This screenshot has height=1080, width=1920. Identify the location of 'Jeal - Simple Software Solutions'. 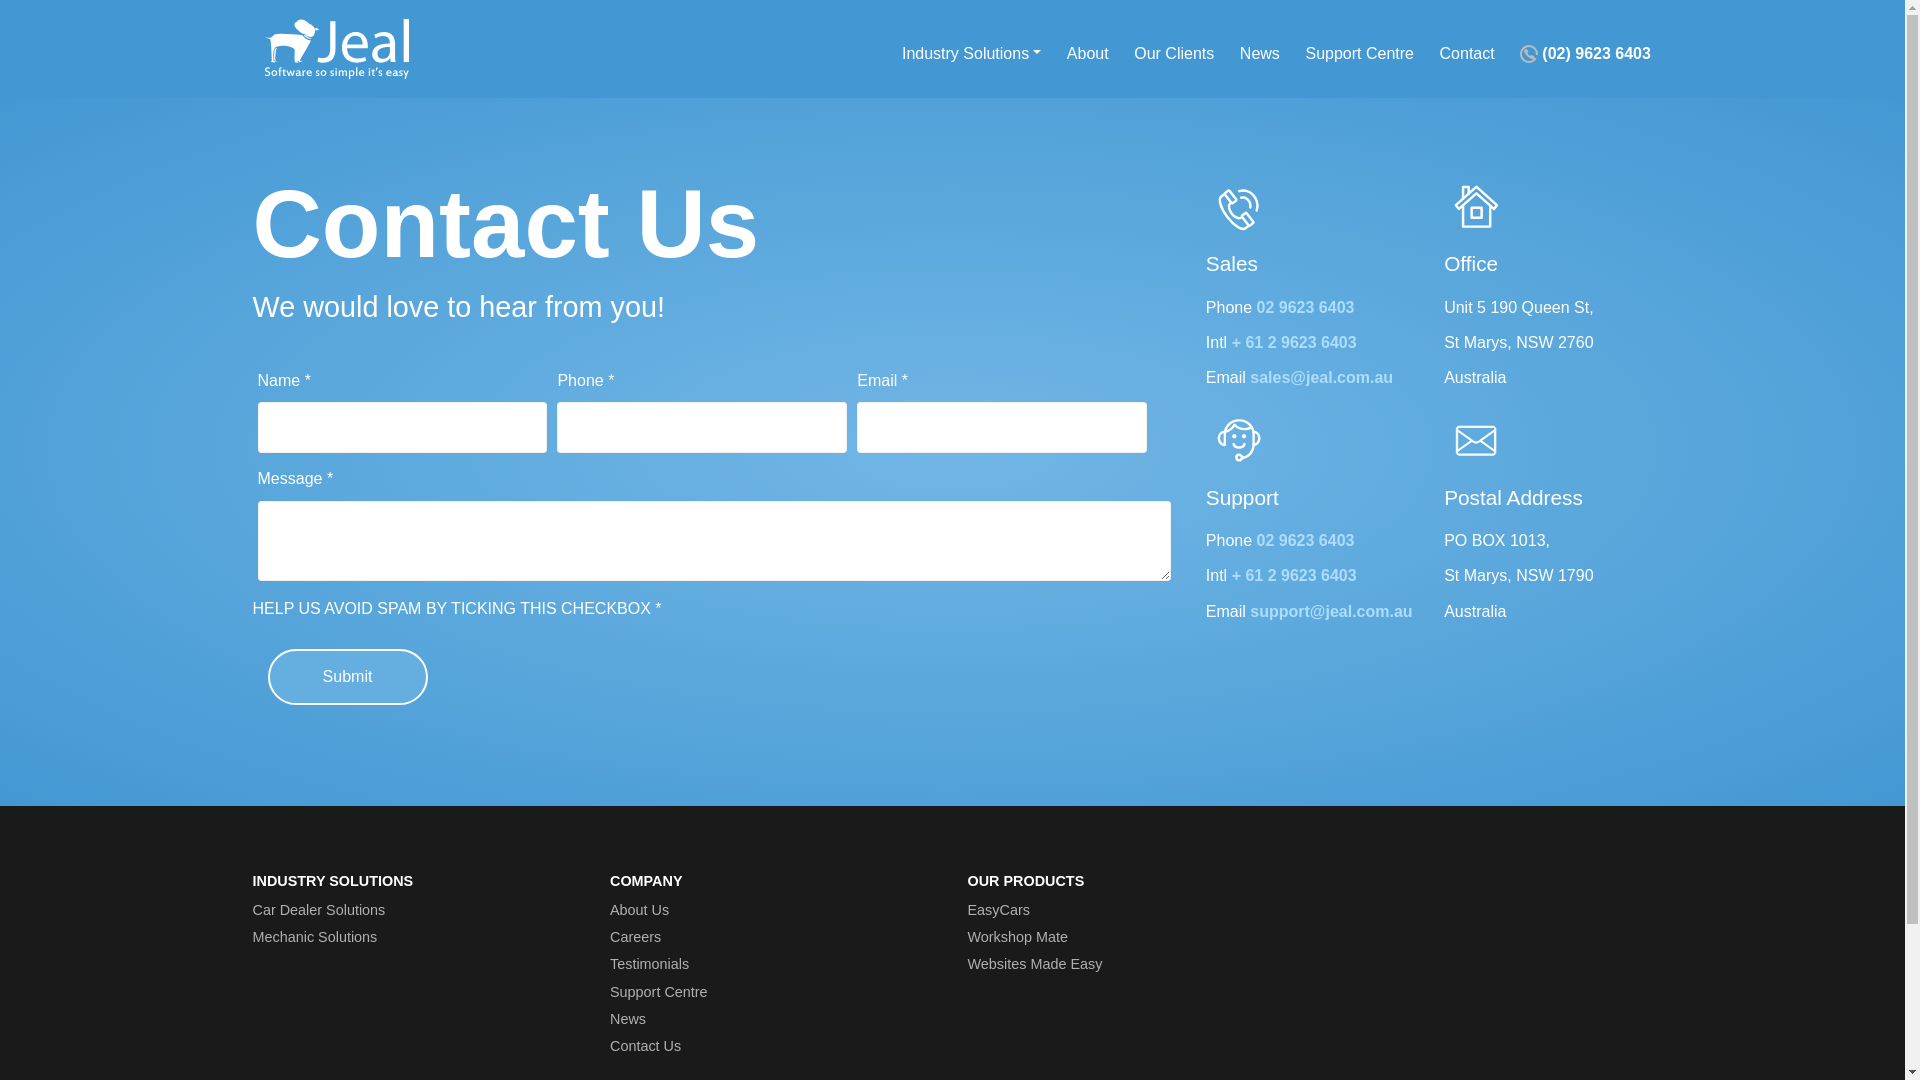
(336, 48).